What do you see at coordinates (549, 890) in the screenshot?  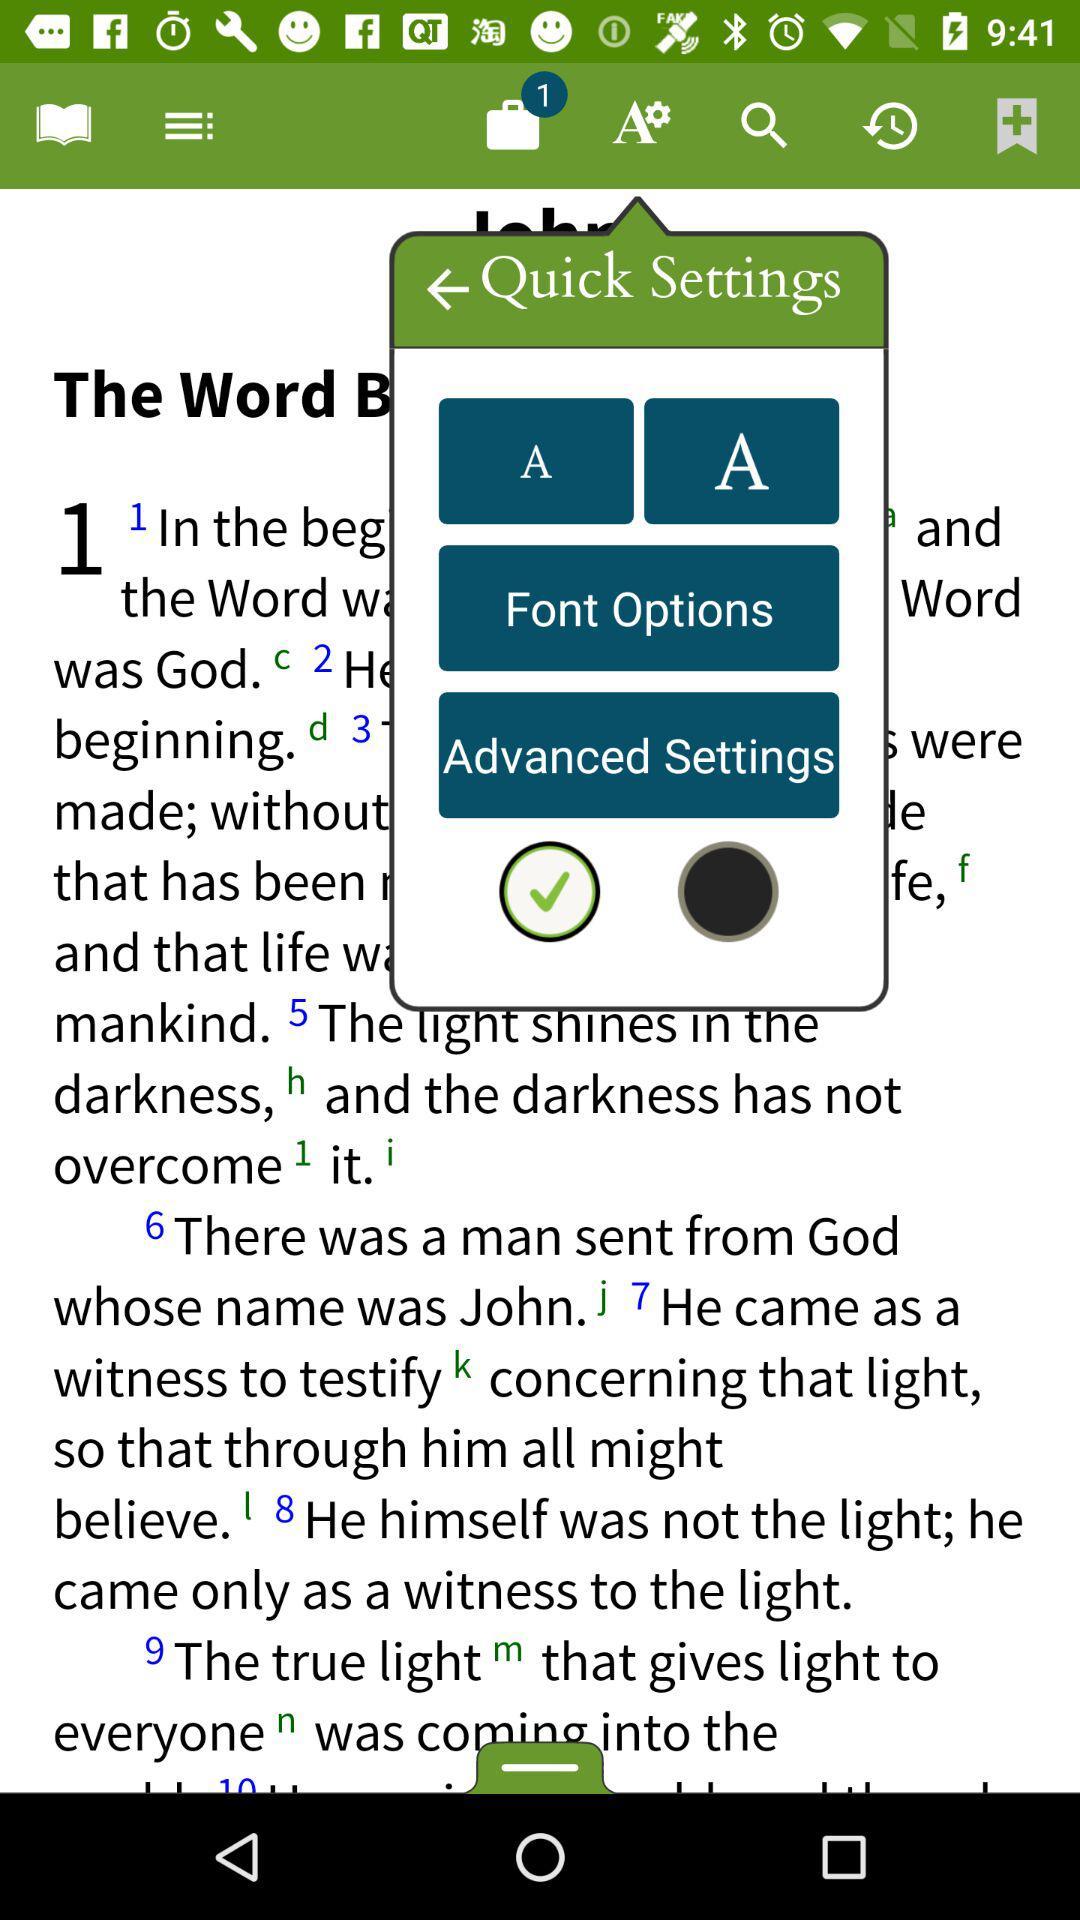 I see `deselect quick settings` at bounding box center [549, 890].